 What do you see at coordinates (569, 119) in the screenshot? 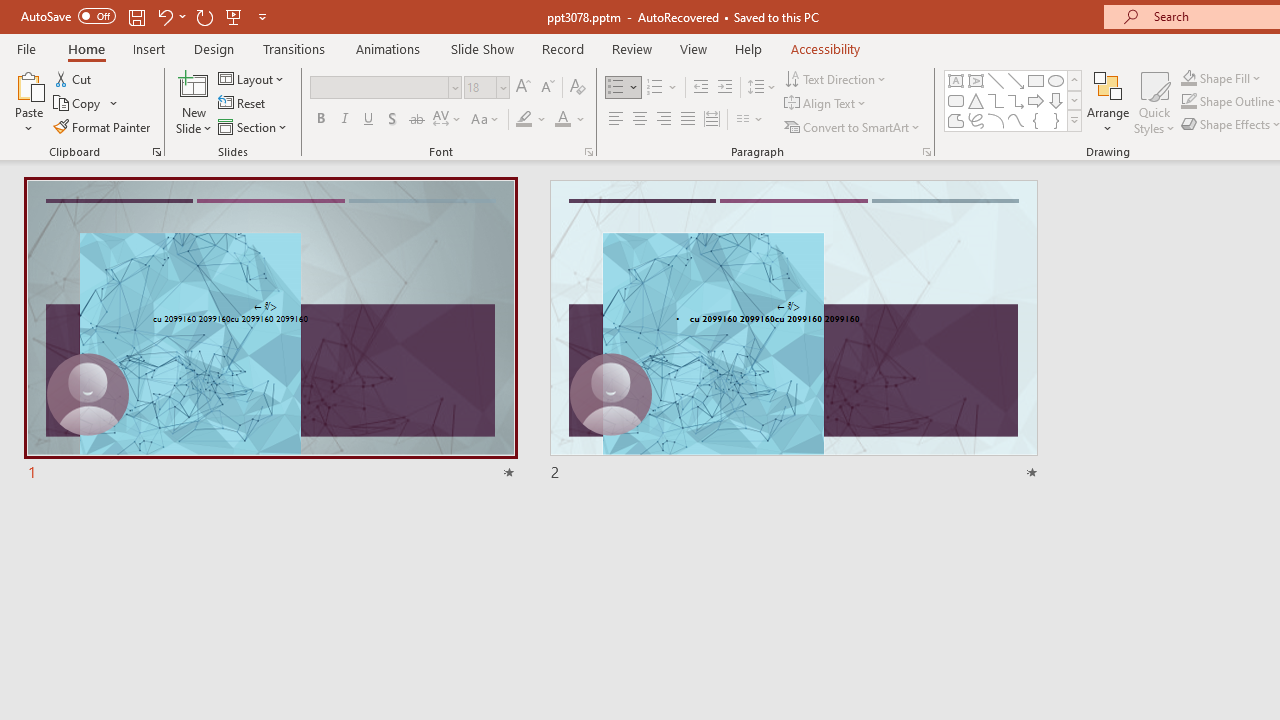
I see `'Font Color'` at bounding box center [569, 119].